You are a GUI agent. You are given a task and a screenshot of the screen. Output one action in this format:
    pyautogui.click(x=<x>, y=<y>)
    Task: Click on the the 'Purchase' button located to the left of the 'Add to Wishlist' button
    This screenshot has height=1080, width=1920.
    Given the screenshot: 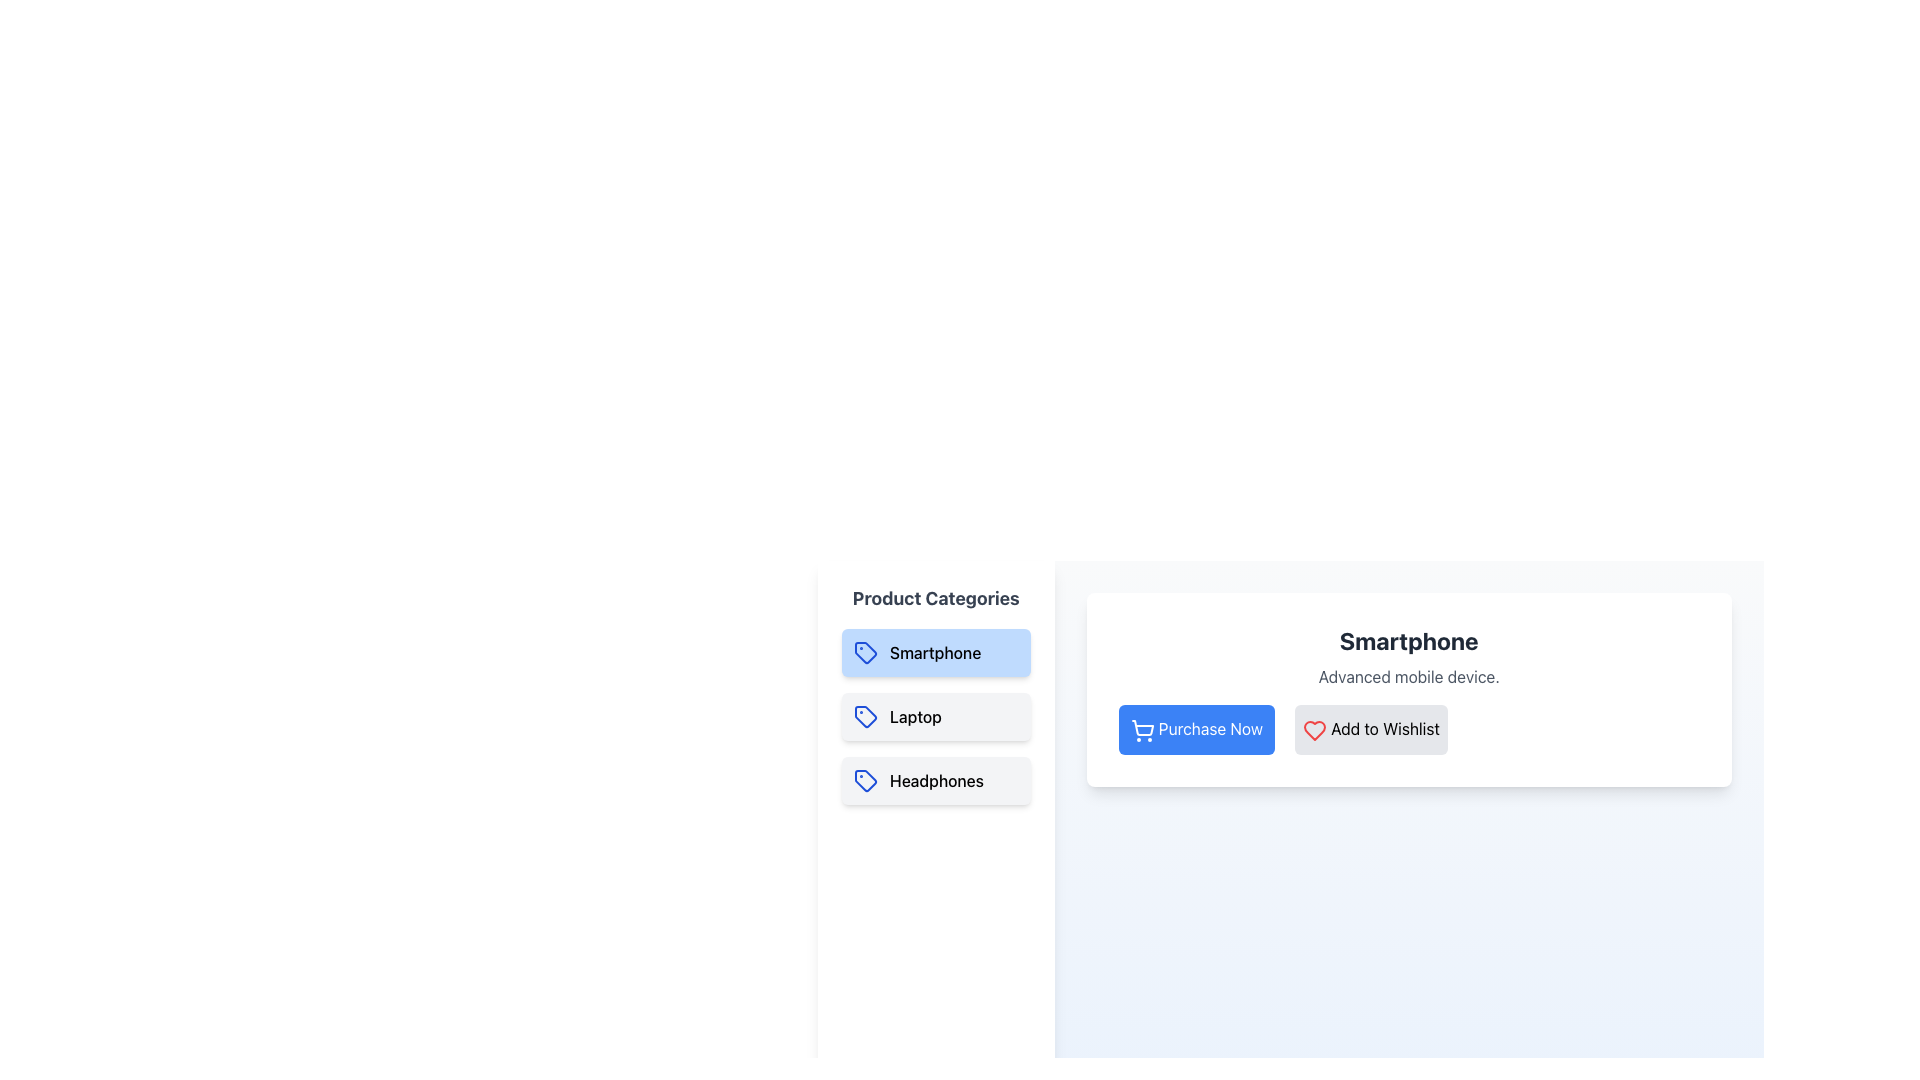 What is the action you would take?
    pyautogui.click(x=1196, y=729)
    